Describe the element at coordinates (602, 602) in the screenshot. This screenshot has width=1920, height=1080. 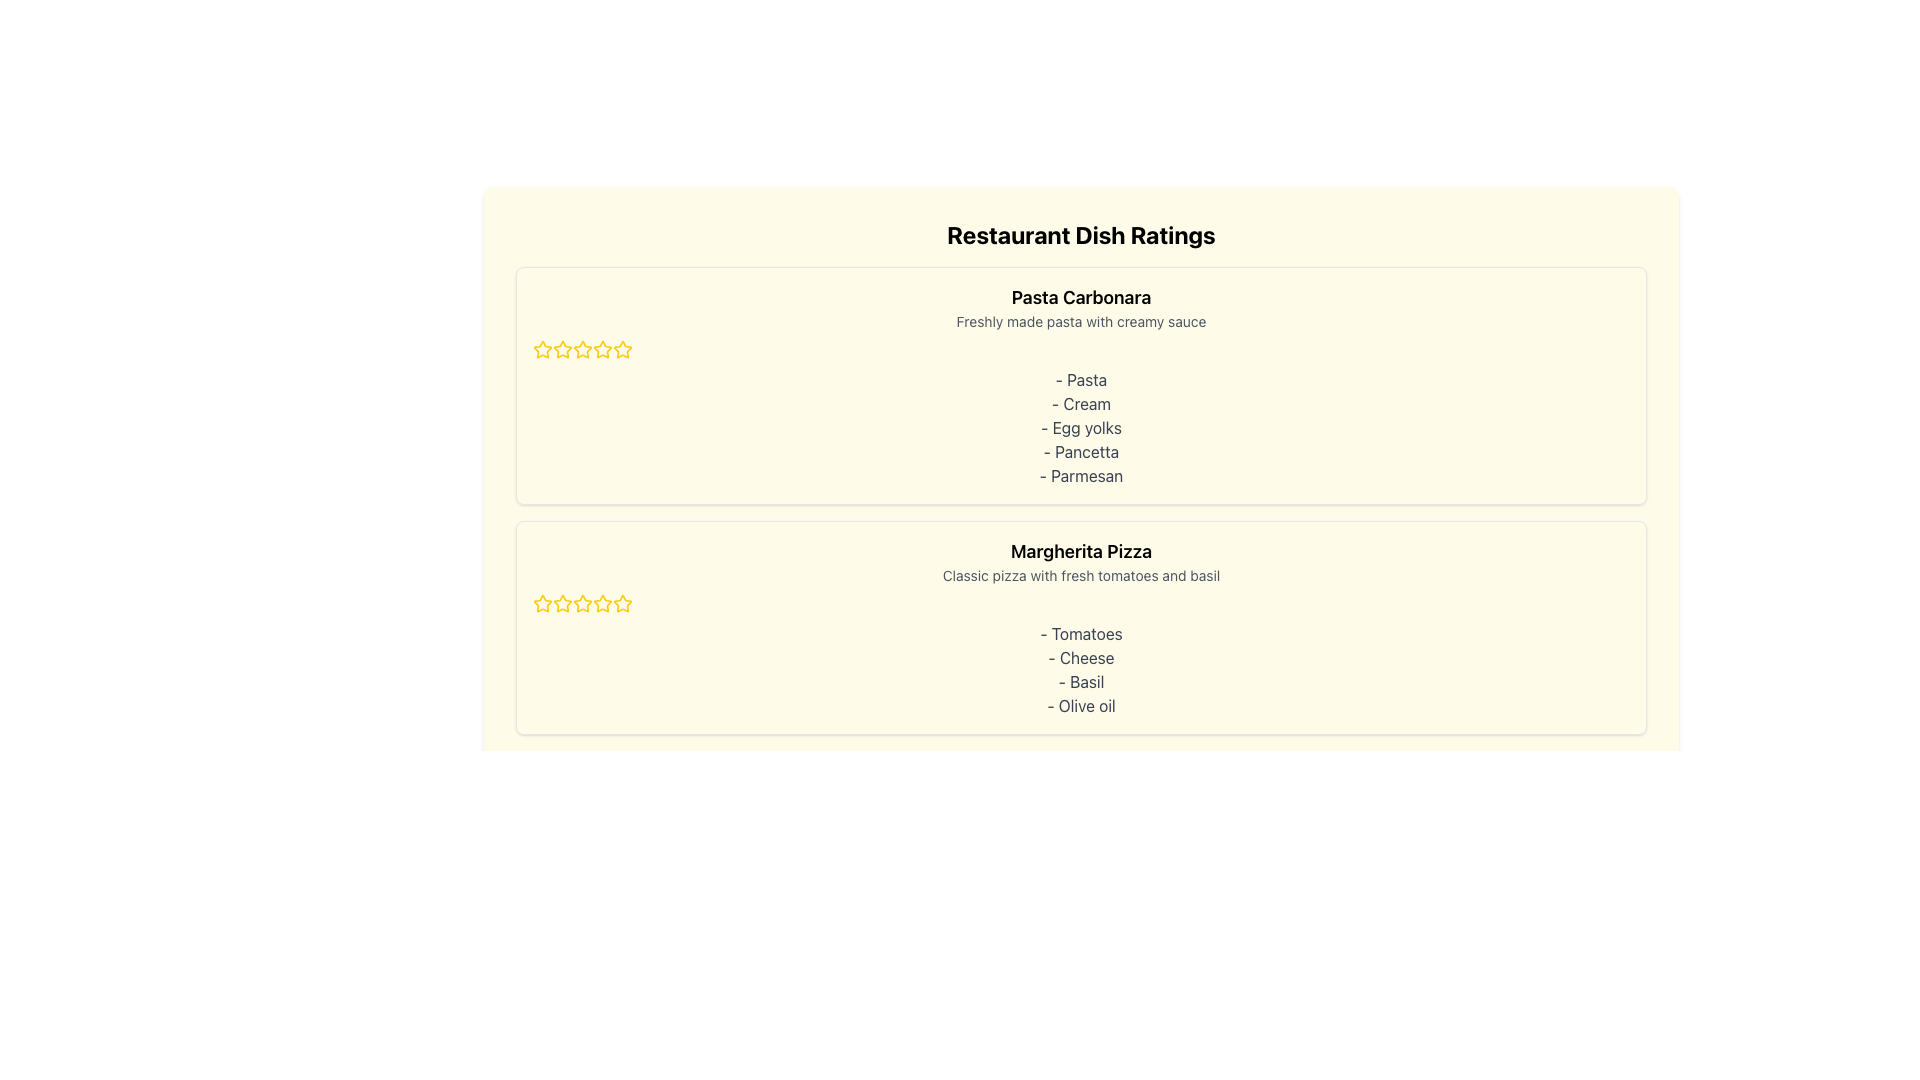
I see `the second yellow star icon in the rating component beneath the 'Margherita Pizza' section` at that location.